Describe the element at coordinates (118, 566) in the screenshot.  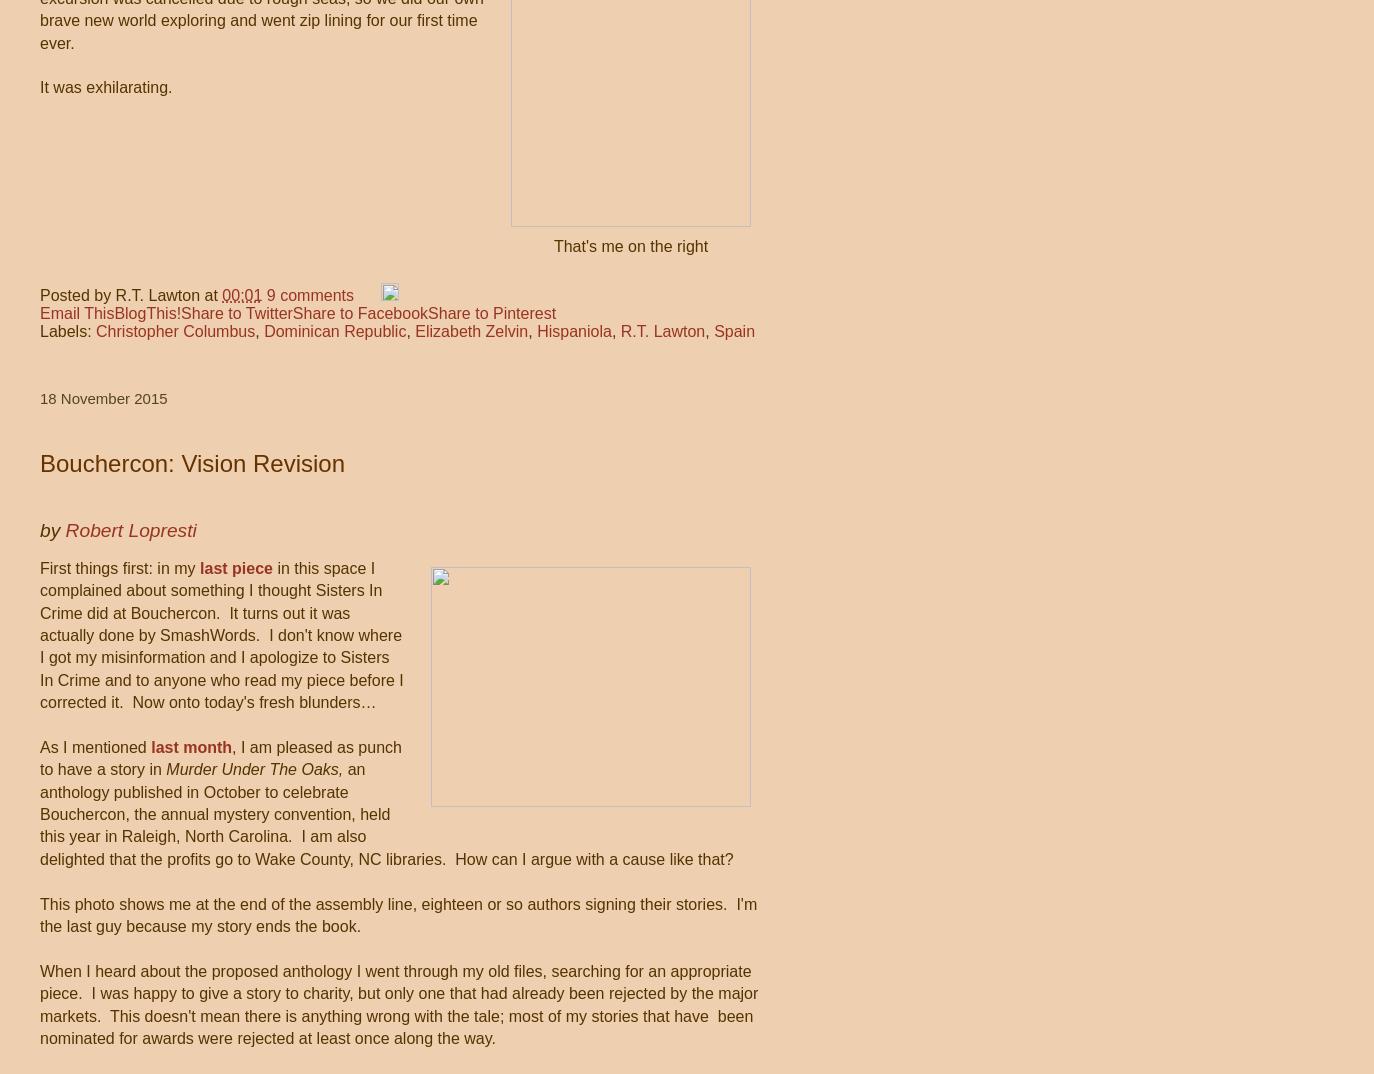
I see `'First things first: in my'` at that location.